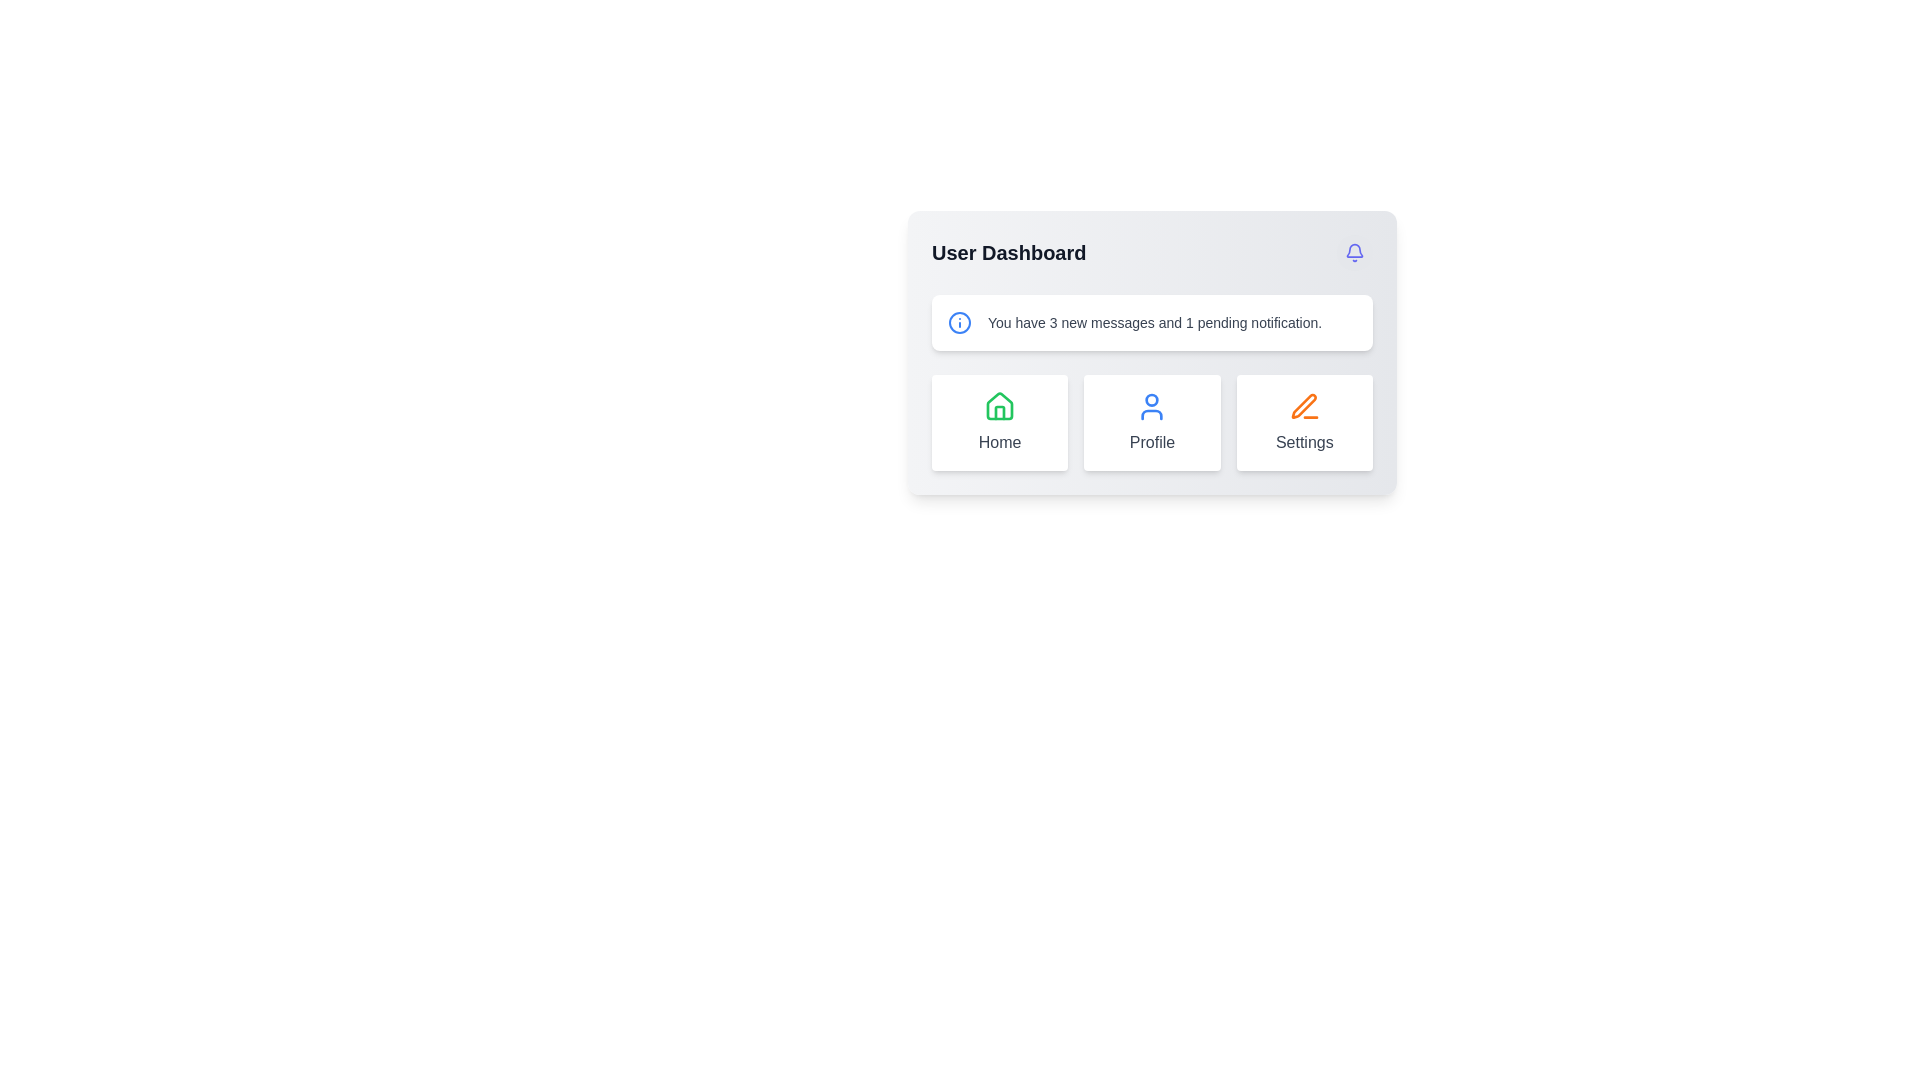 The image size is (1920, 1080). What do you see at coordinates (1152, 406) in the screenshot?
I see `the blue user silhouette icon located above the 'Profile' text` at bounding box center [1152, 406].